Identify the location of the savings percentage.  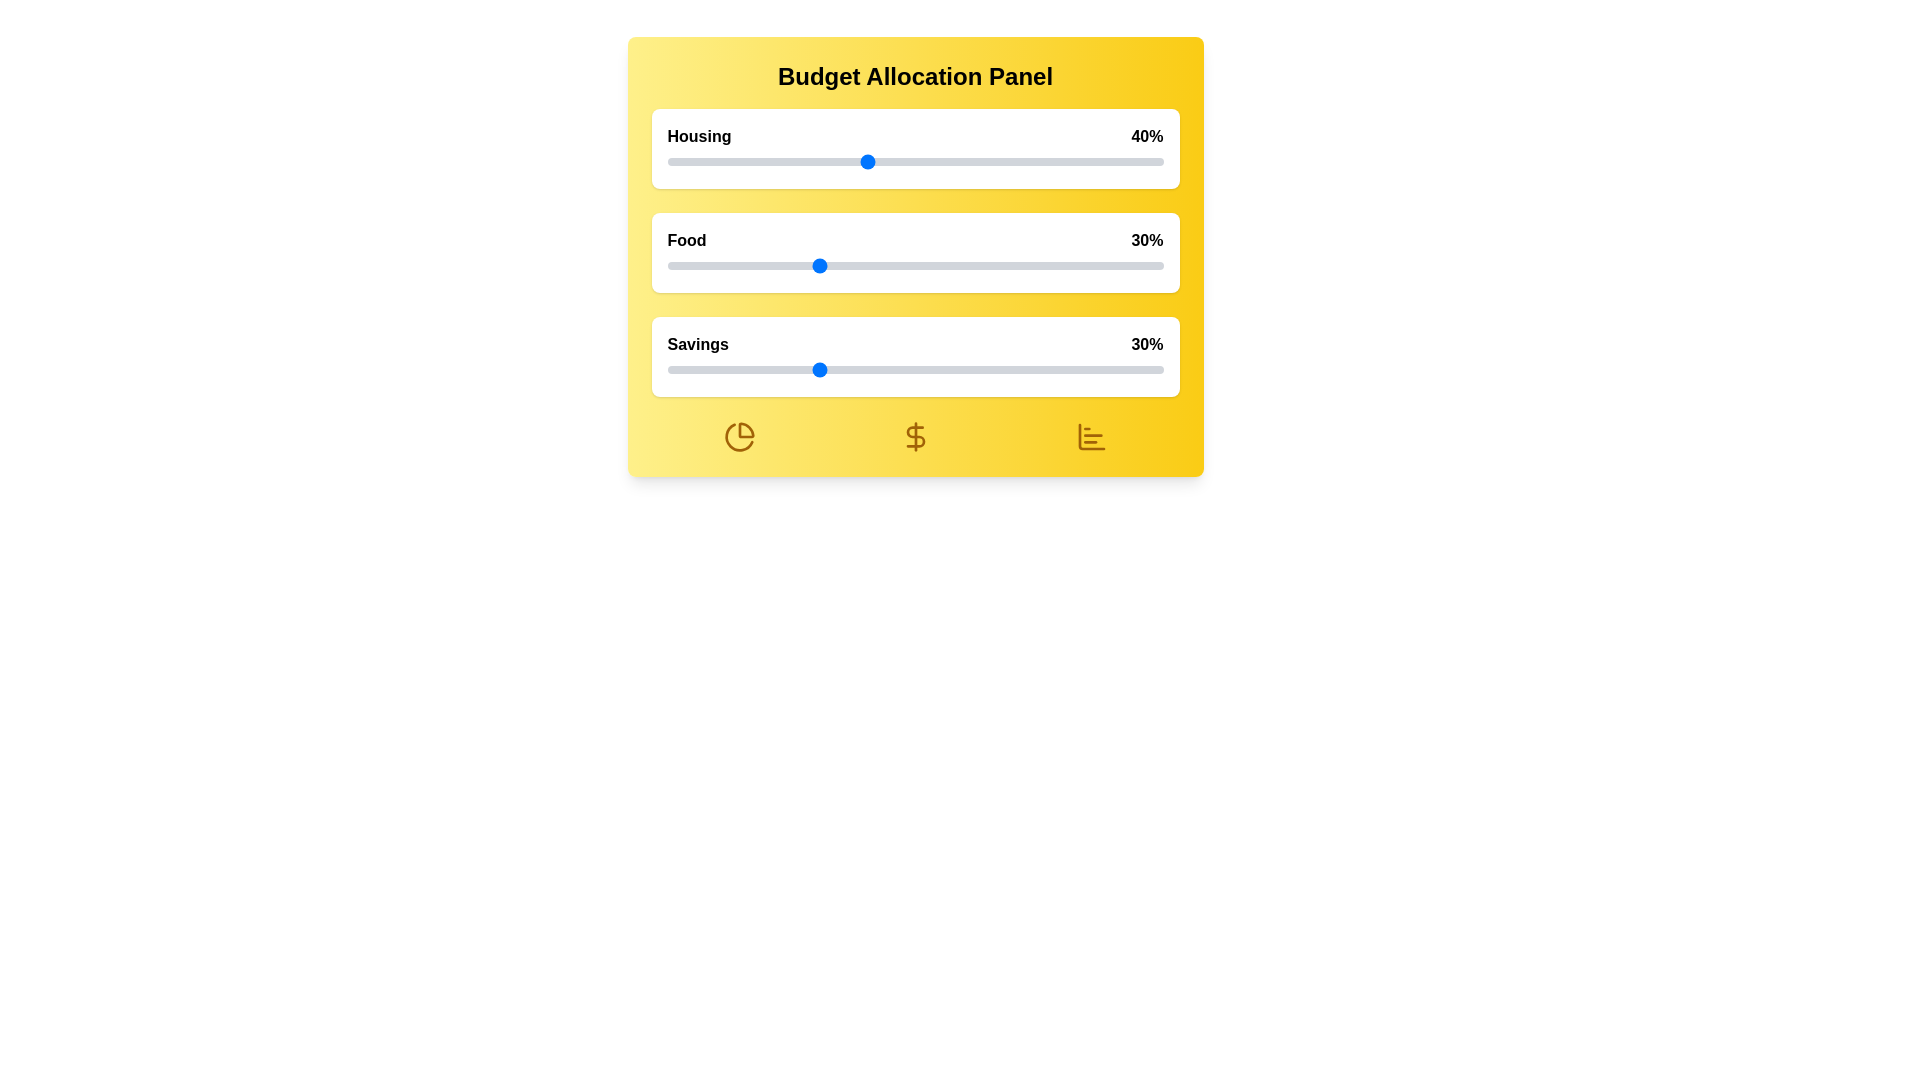
(692, 370).